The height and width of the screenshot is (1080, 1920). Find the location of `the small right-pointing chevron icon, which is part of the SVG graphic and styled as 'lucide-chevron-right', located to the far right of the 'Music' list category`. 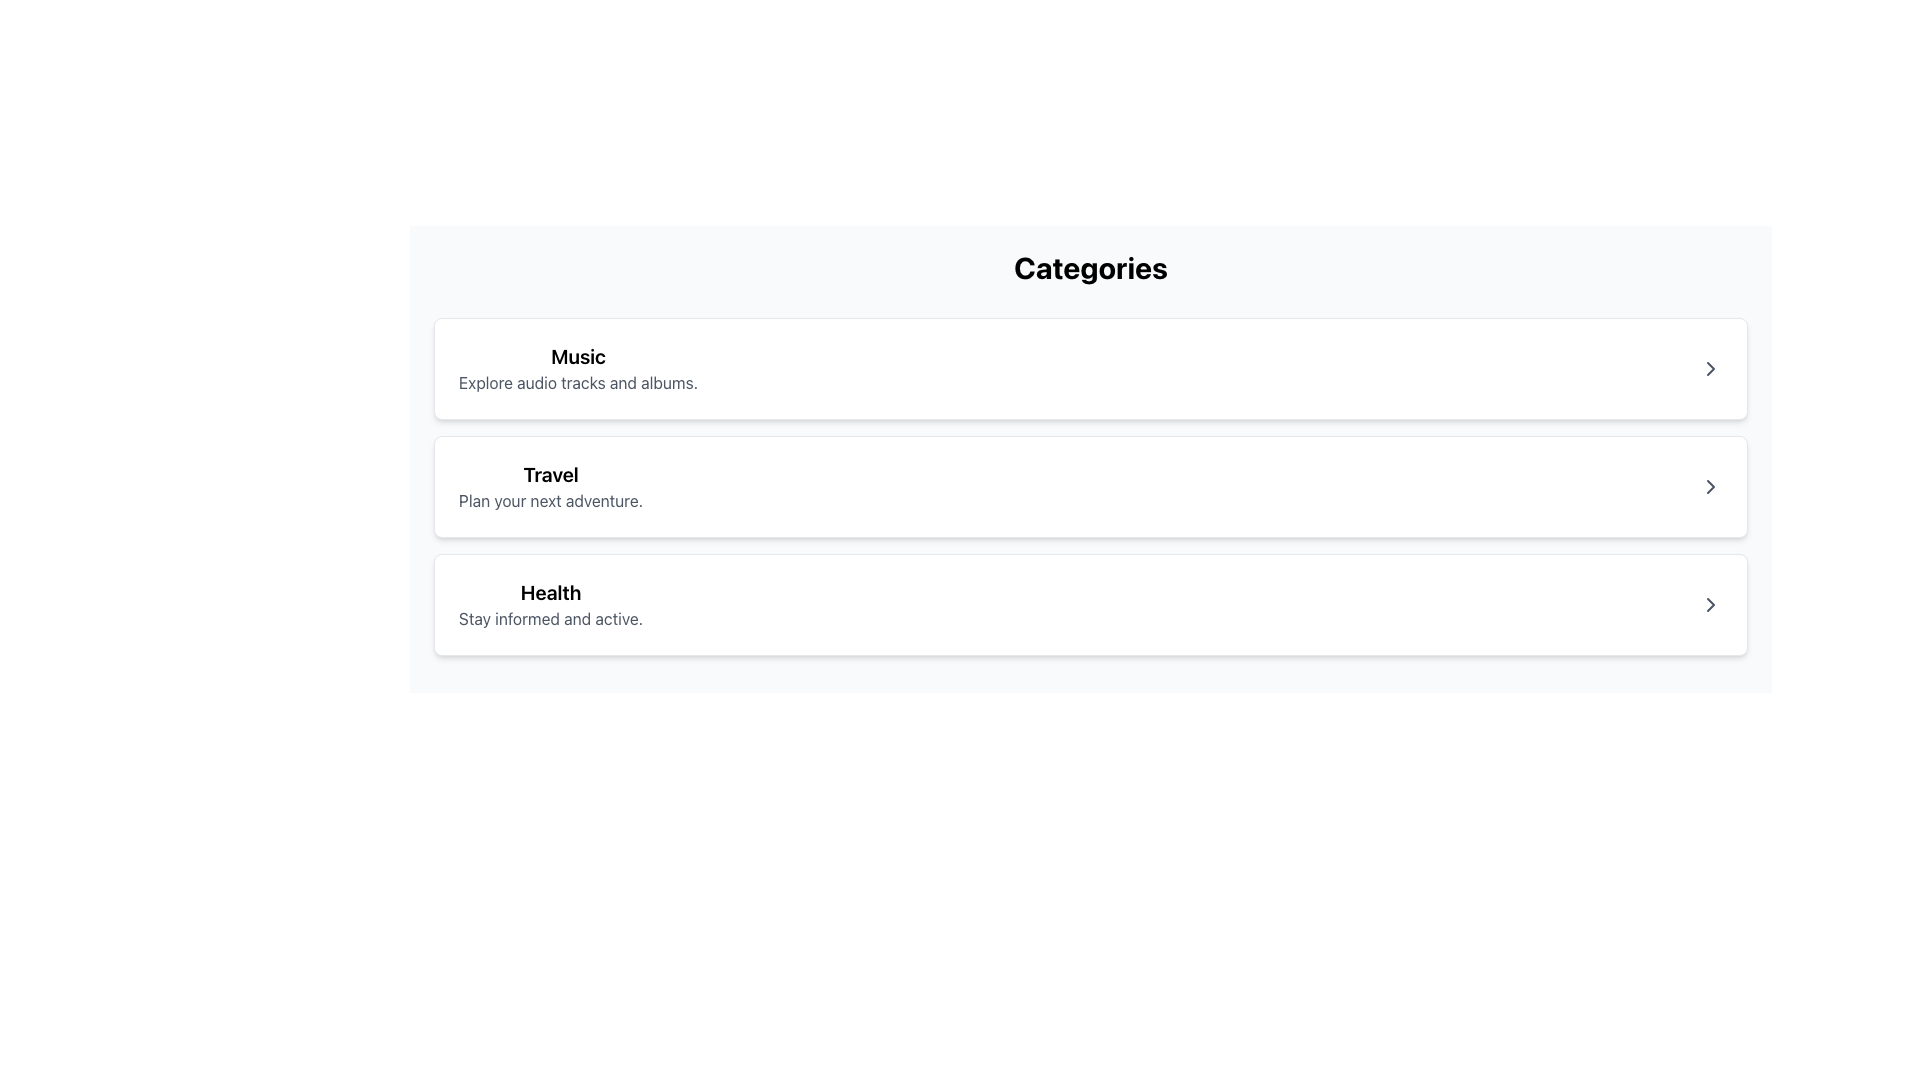

the small right-pointing chevron icon, which is part of the SVG graphic and styled as 'lucide-chevron-right', located to the far right of the 'Music' list category is located at coordinates (1709, 369).